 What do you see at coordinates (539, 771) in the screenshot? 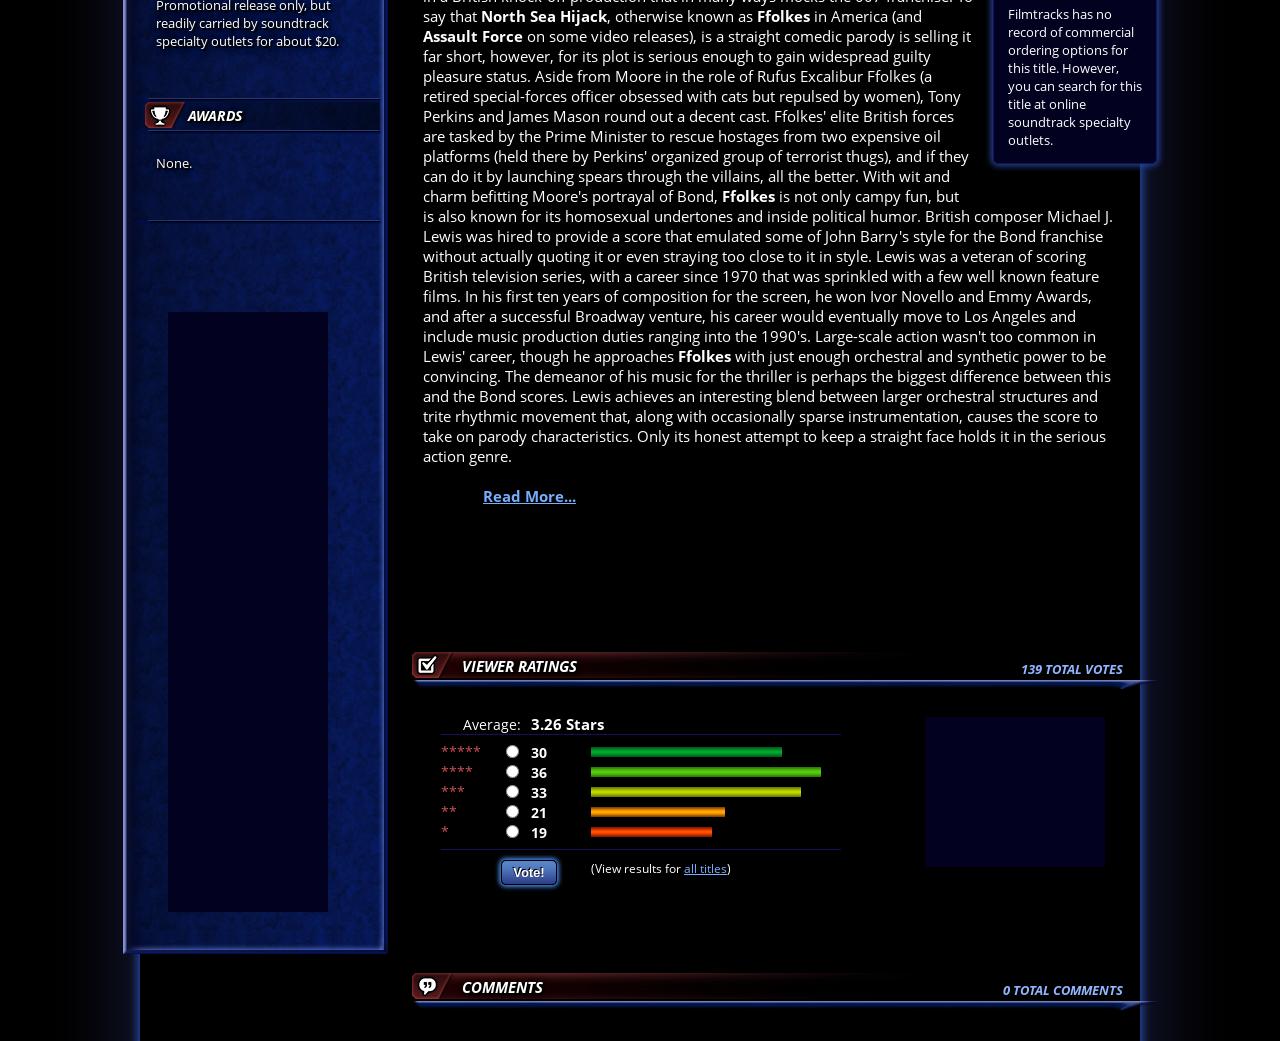
I see `'36'` at bounding box center [539, 771].